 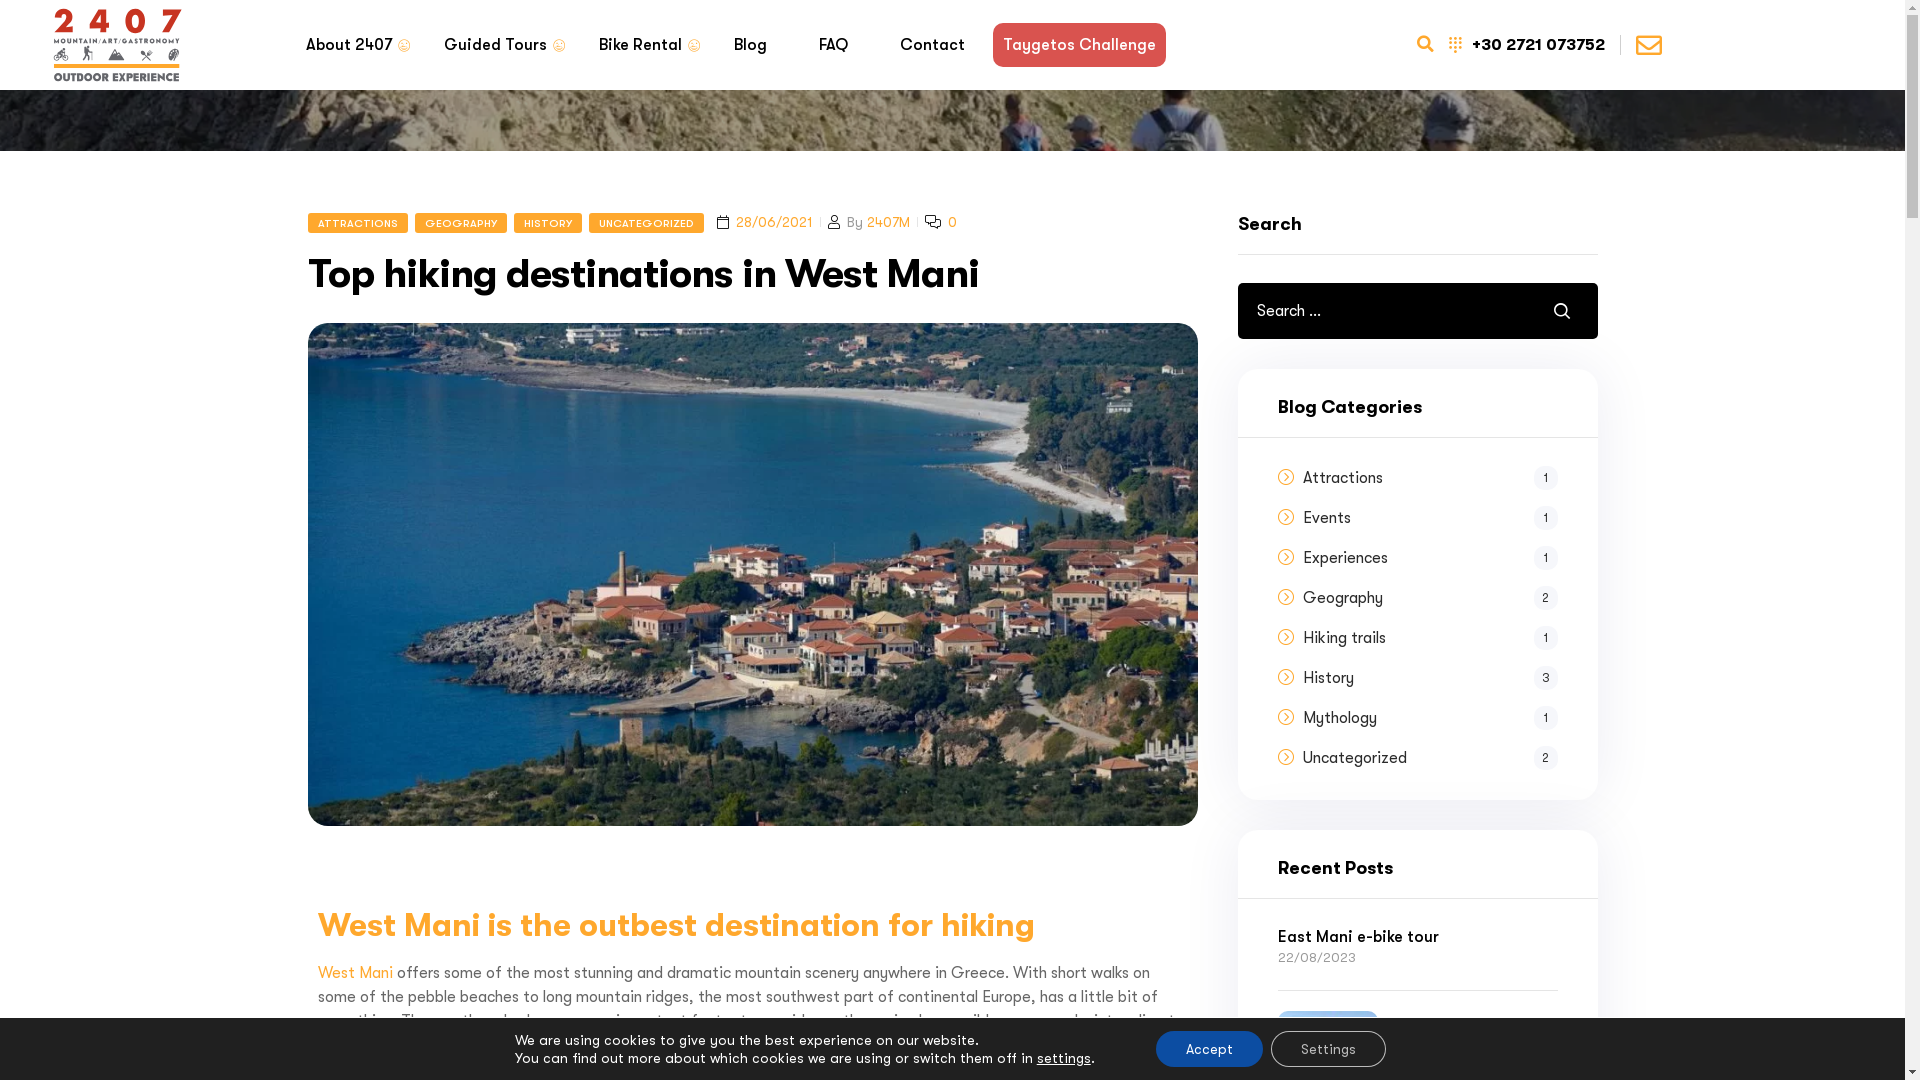 I want to click on '0', so click(x=947, y=222).